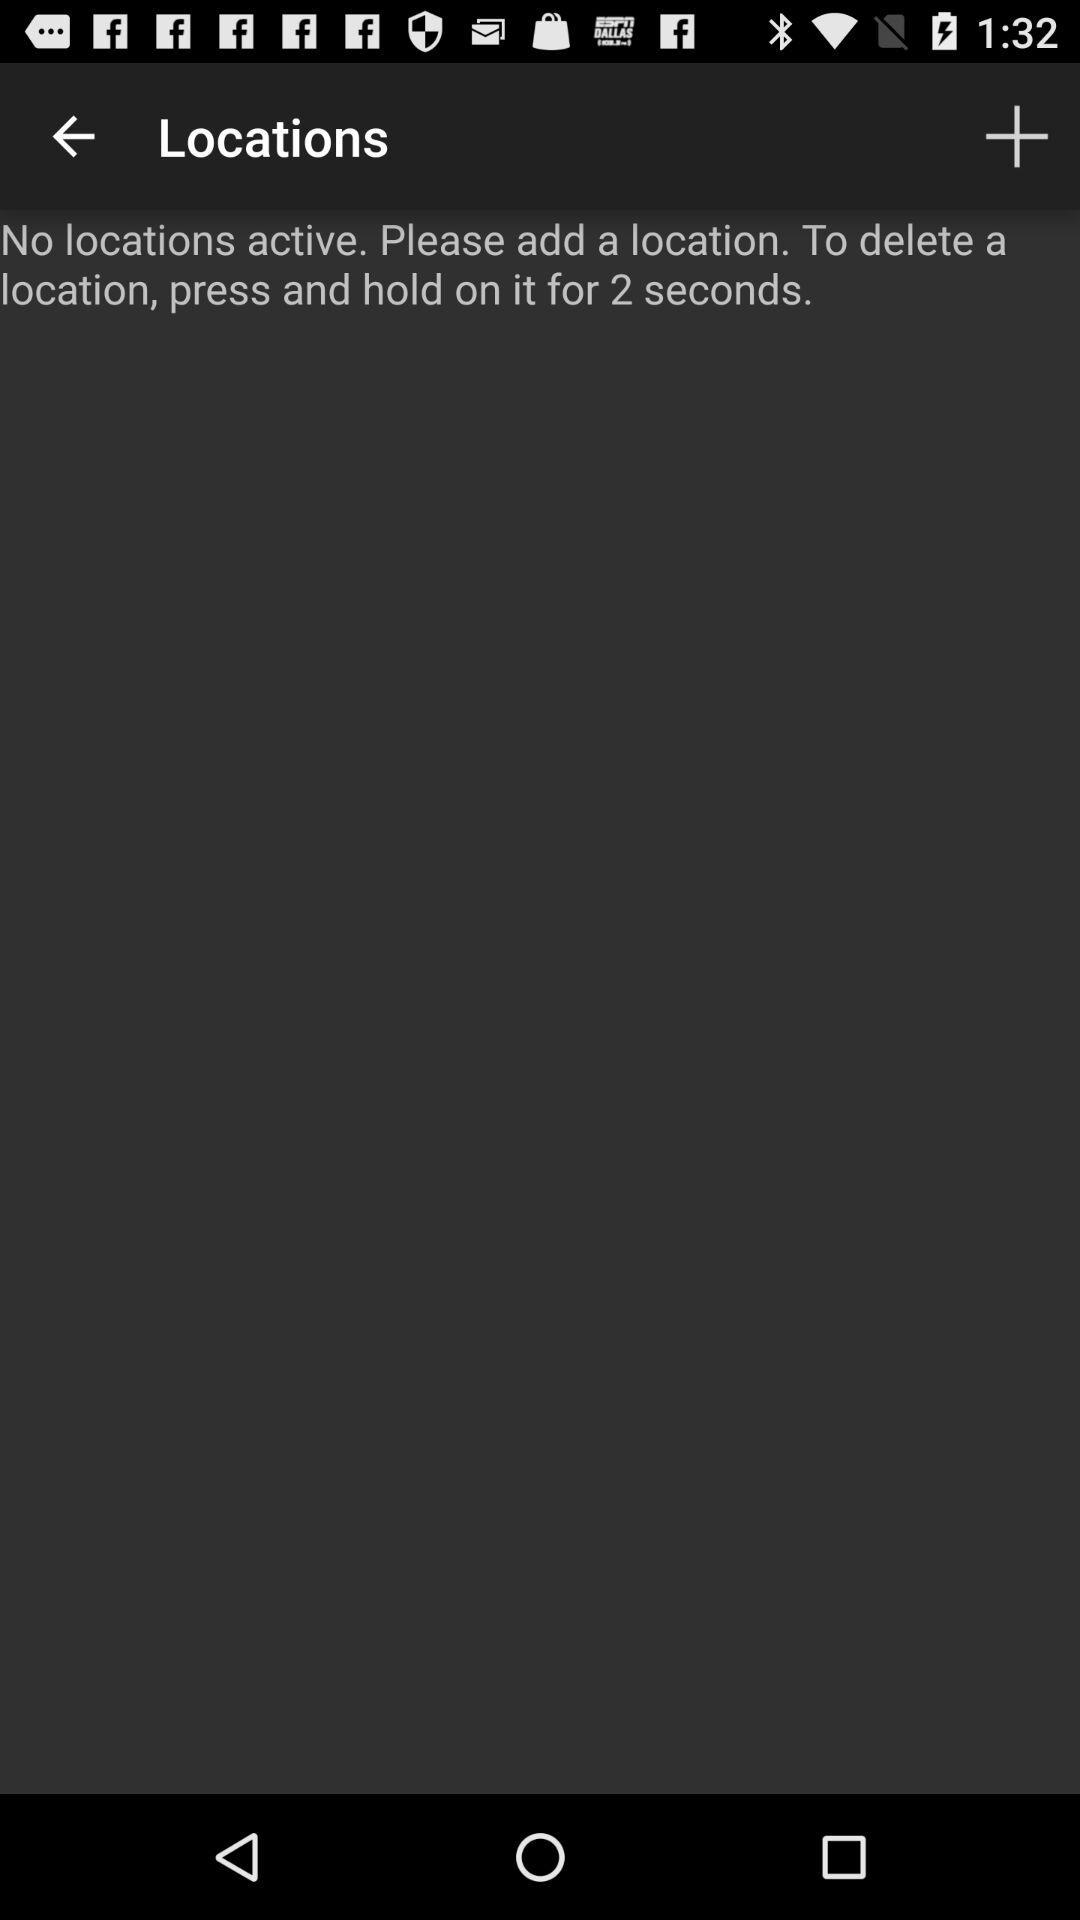 This screenshot has width=1080, height=1920. Describe the element at coordinates (72, 135) in the screenshot. I see `the item to the left of locations` at that location.